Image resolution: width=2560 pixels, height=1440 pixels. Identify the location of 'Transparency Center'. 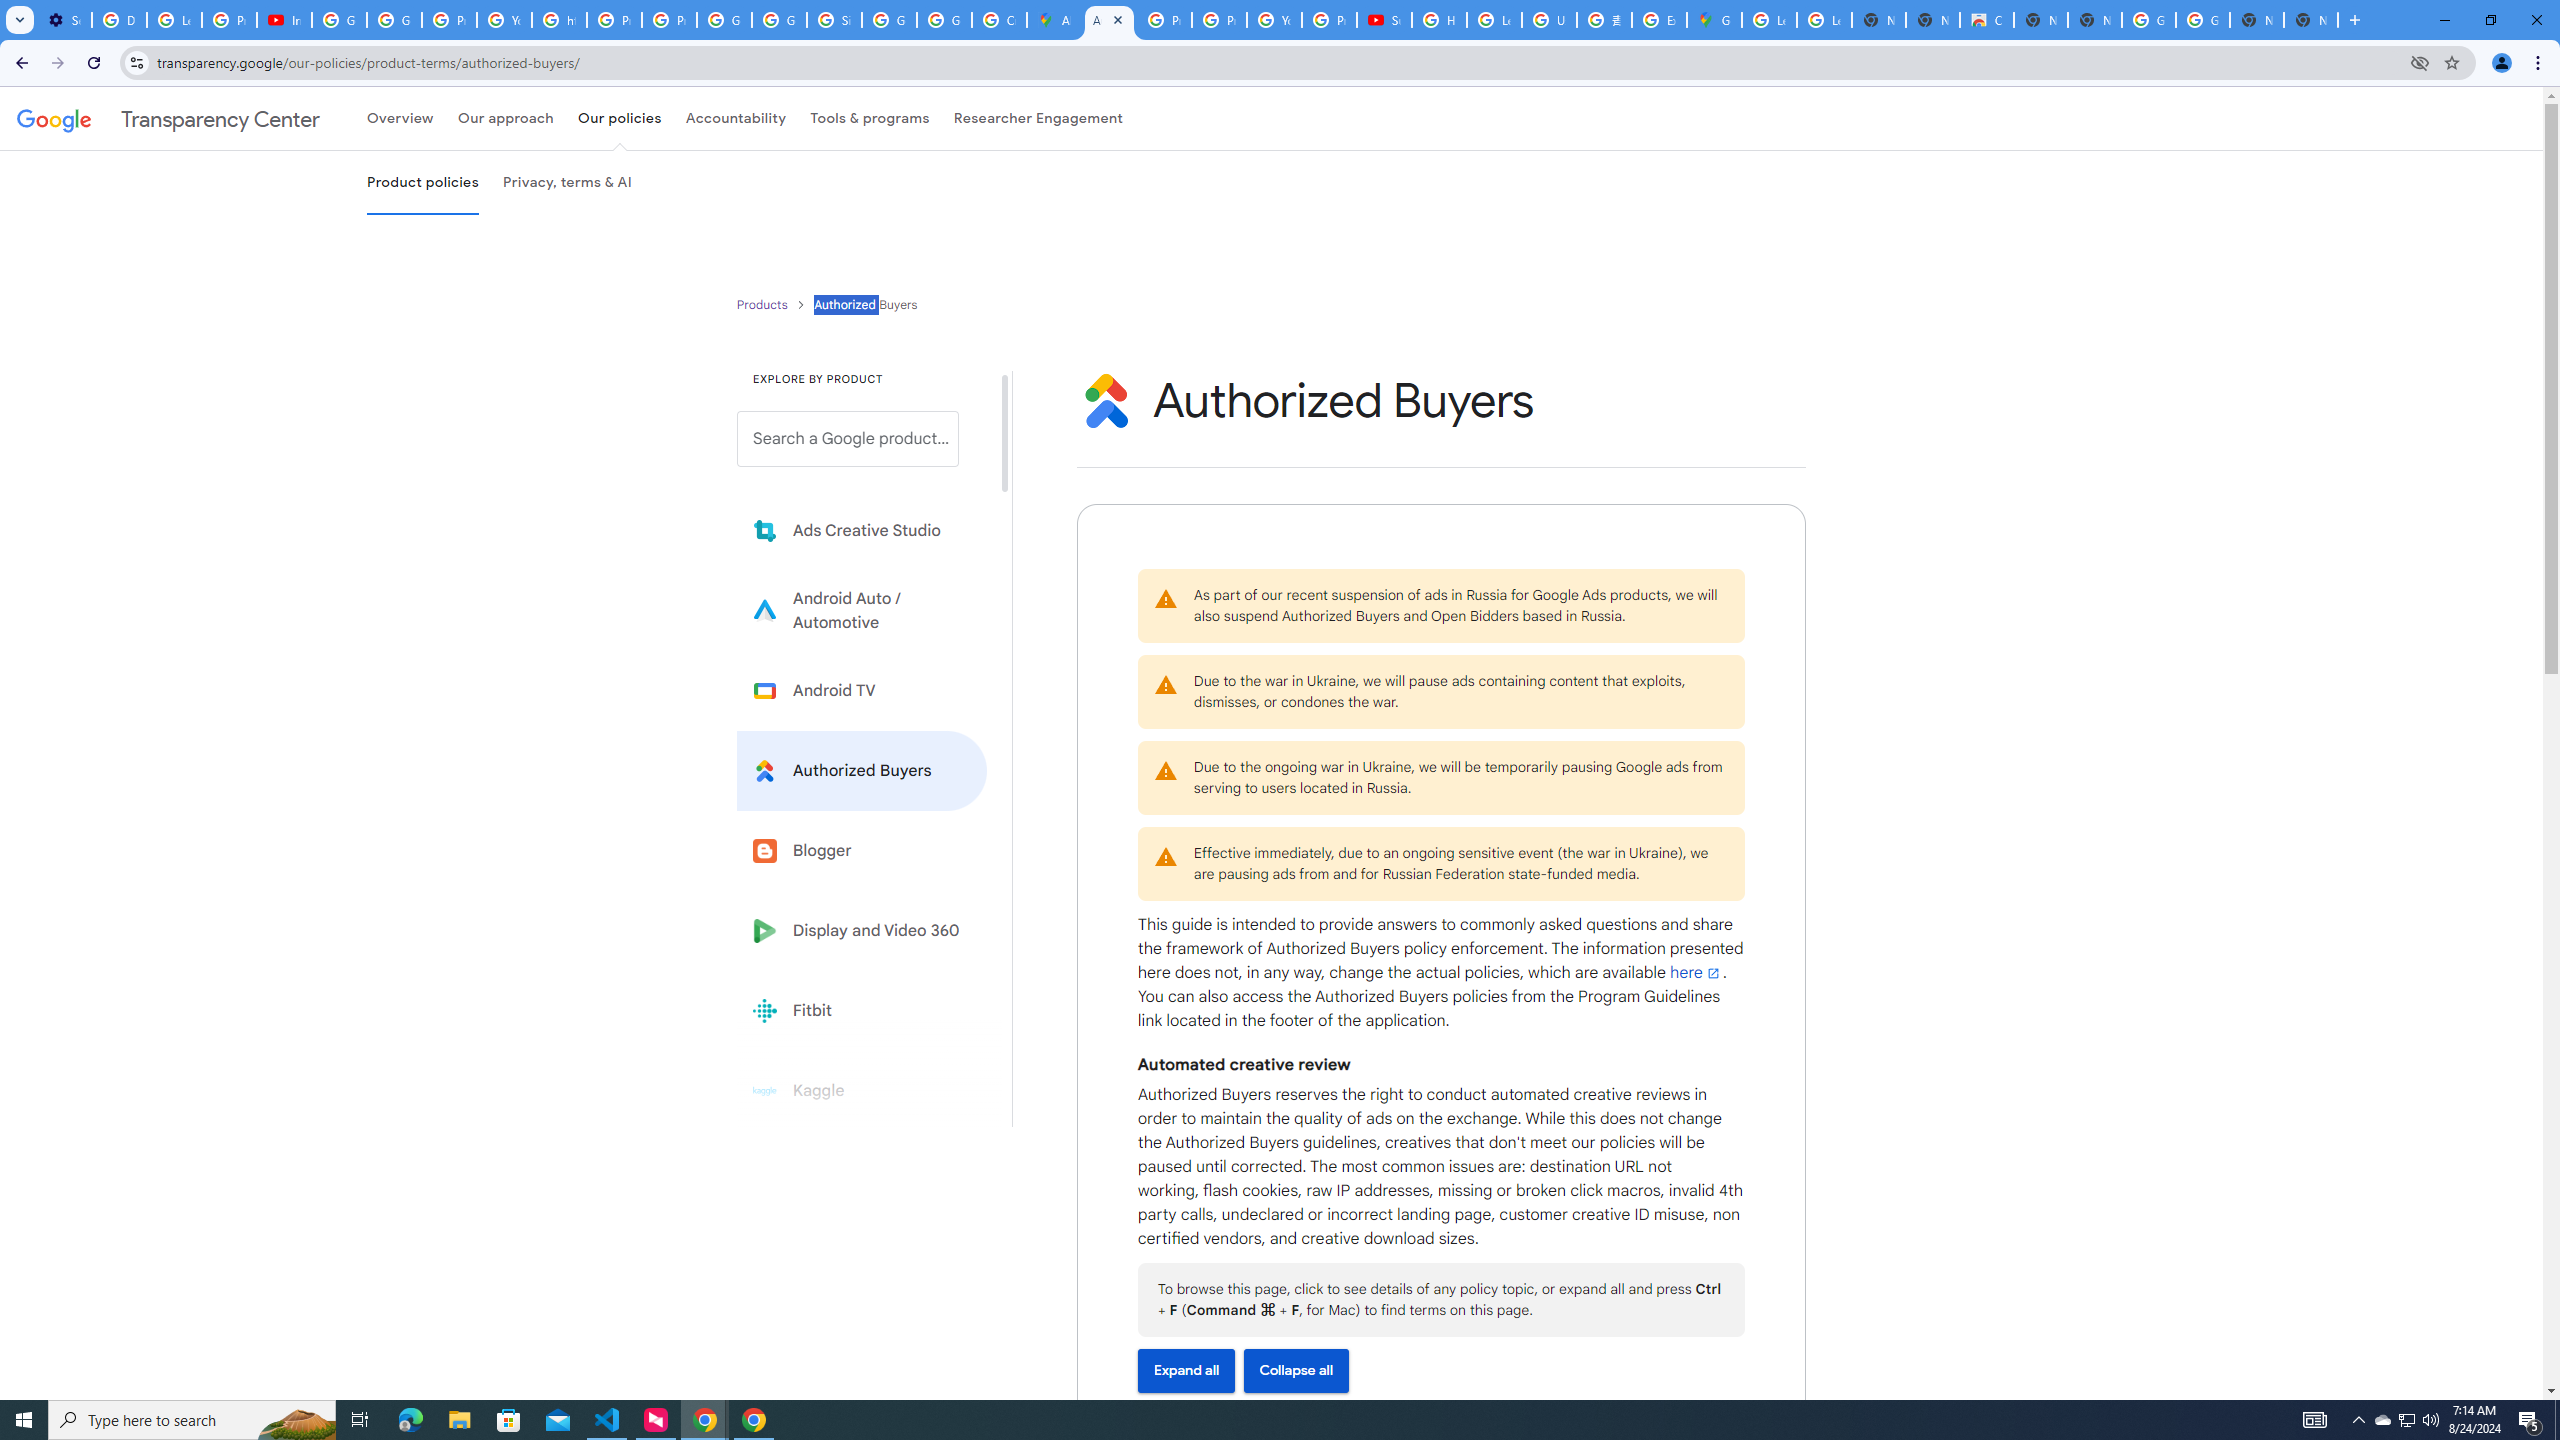
(167, 118).